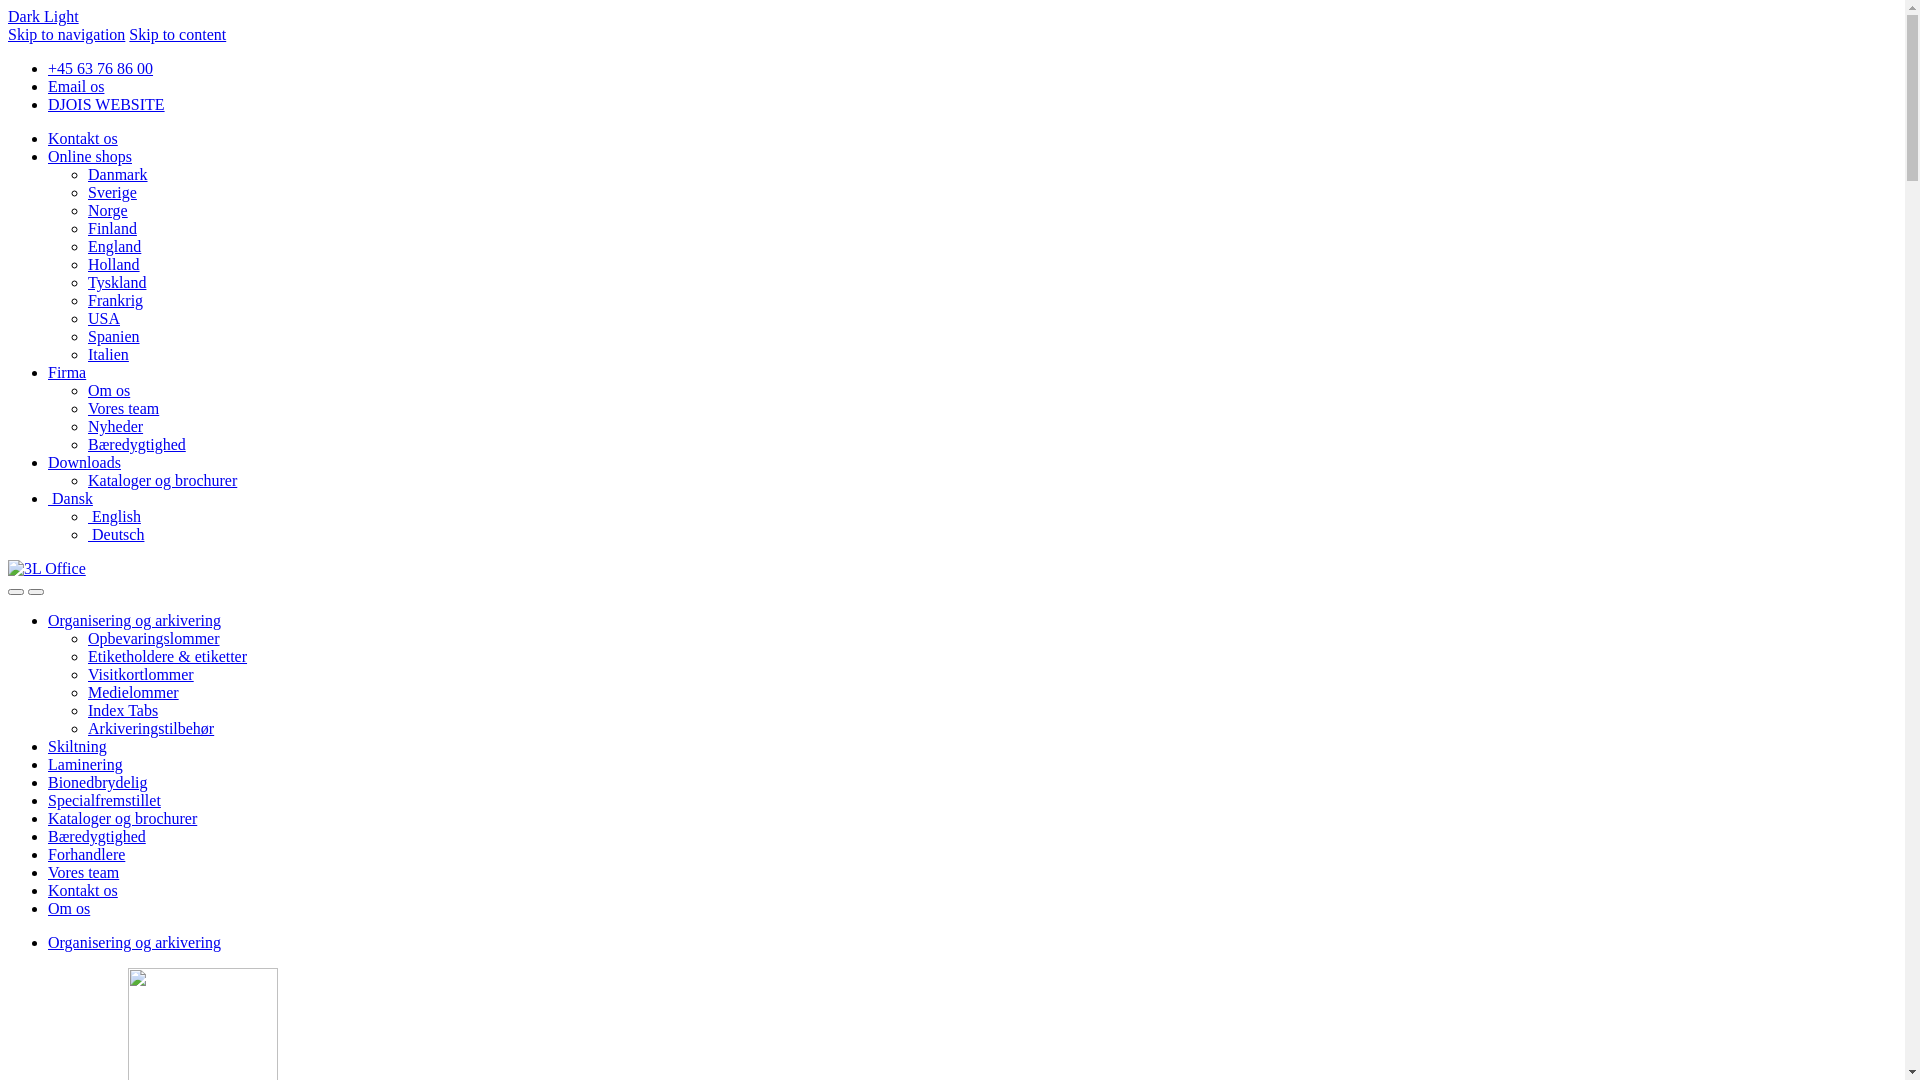 Image resolution: width=1920 pixels, height=1080 pixels. What do you see at coordinates (162, 480) in the screenshot?
I see `'Kataloger og brochurer'` at bounding box center [162, 480].